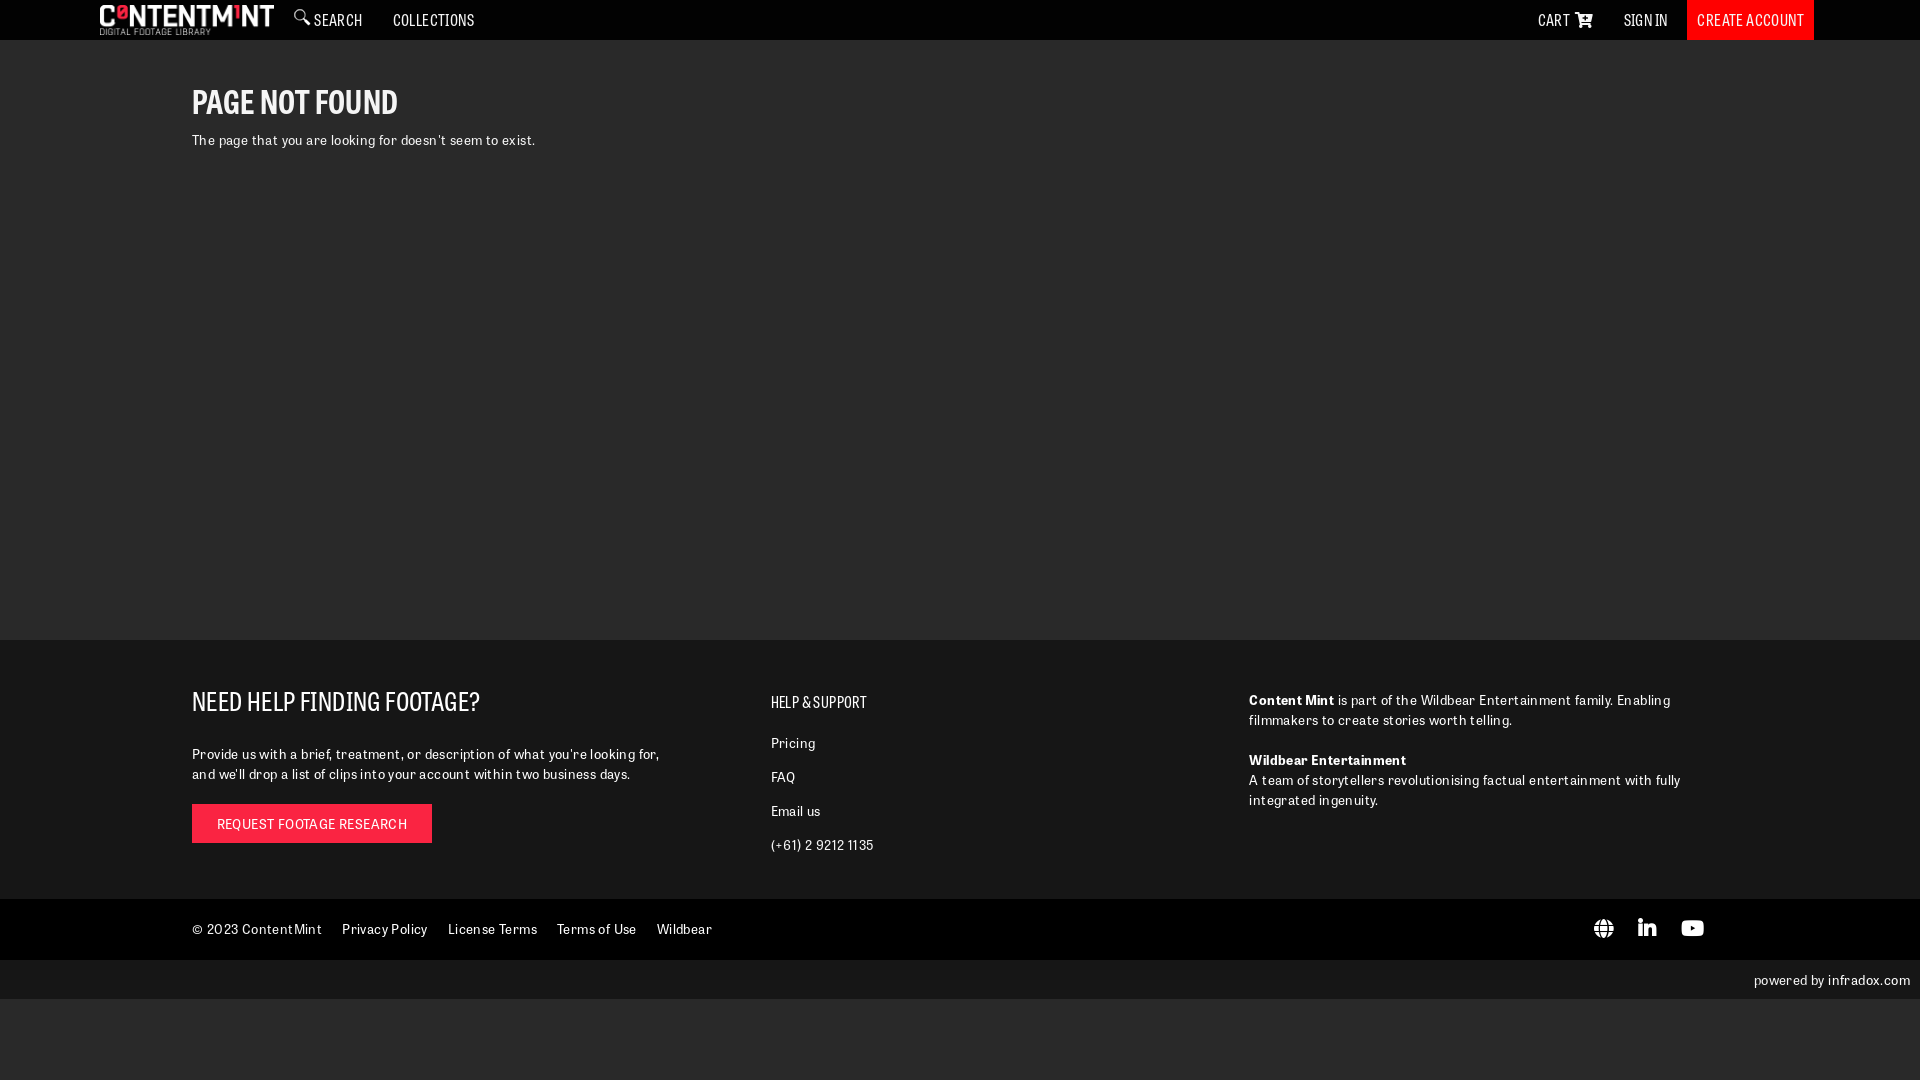 This screenshot has width=1920, height=1080. What do you see at coordinates (782, 775) in the screenshot?
I see `'FAQ'` at bounding box center [782, 775].